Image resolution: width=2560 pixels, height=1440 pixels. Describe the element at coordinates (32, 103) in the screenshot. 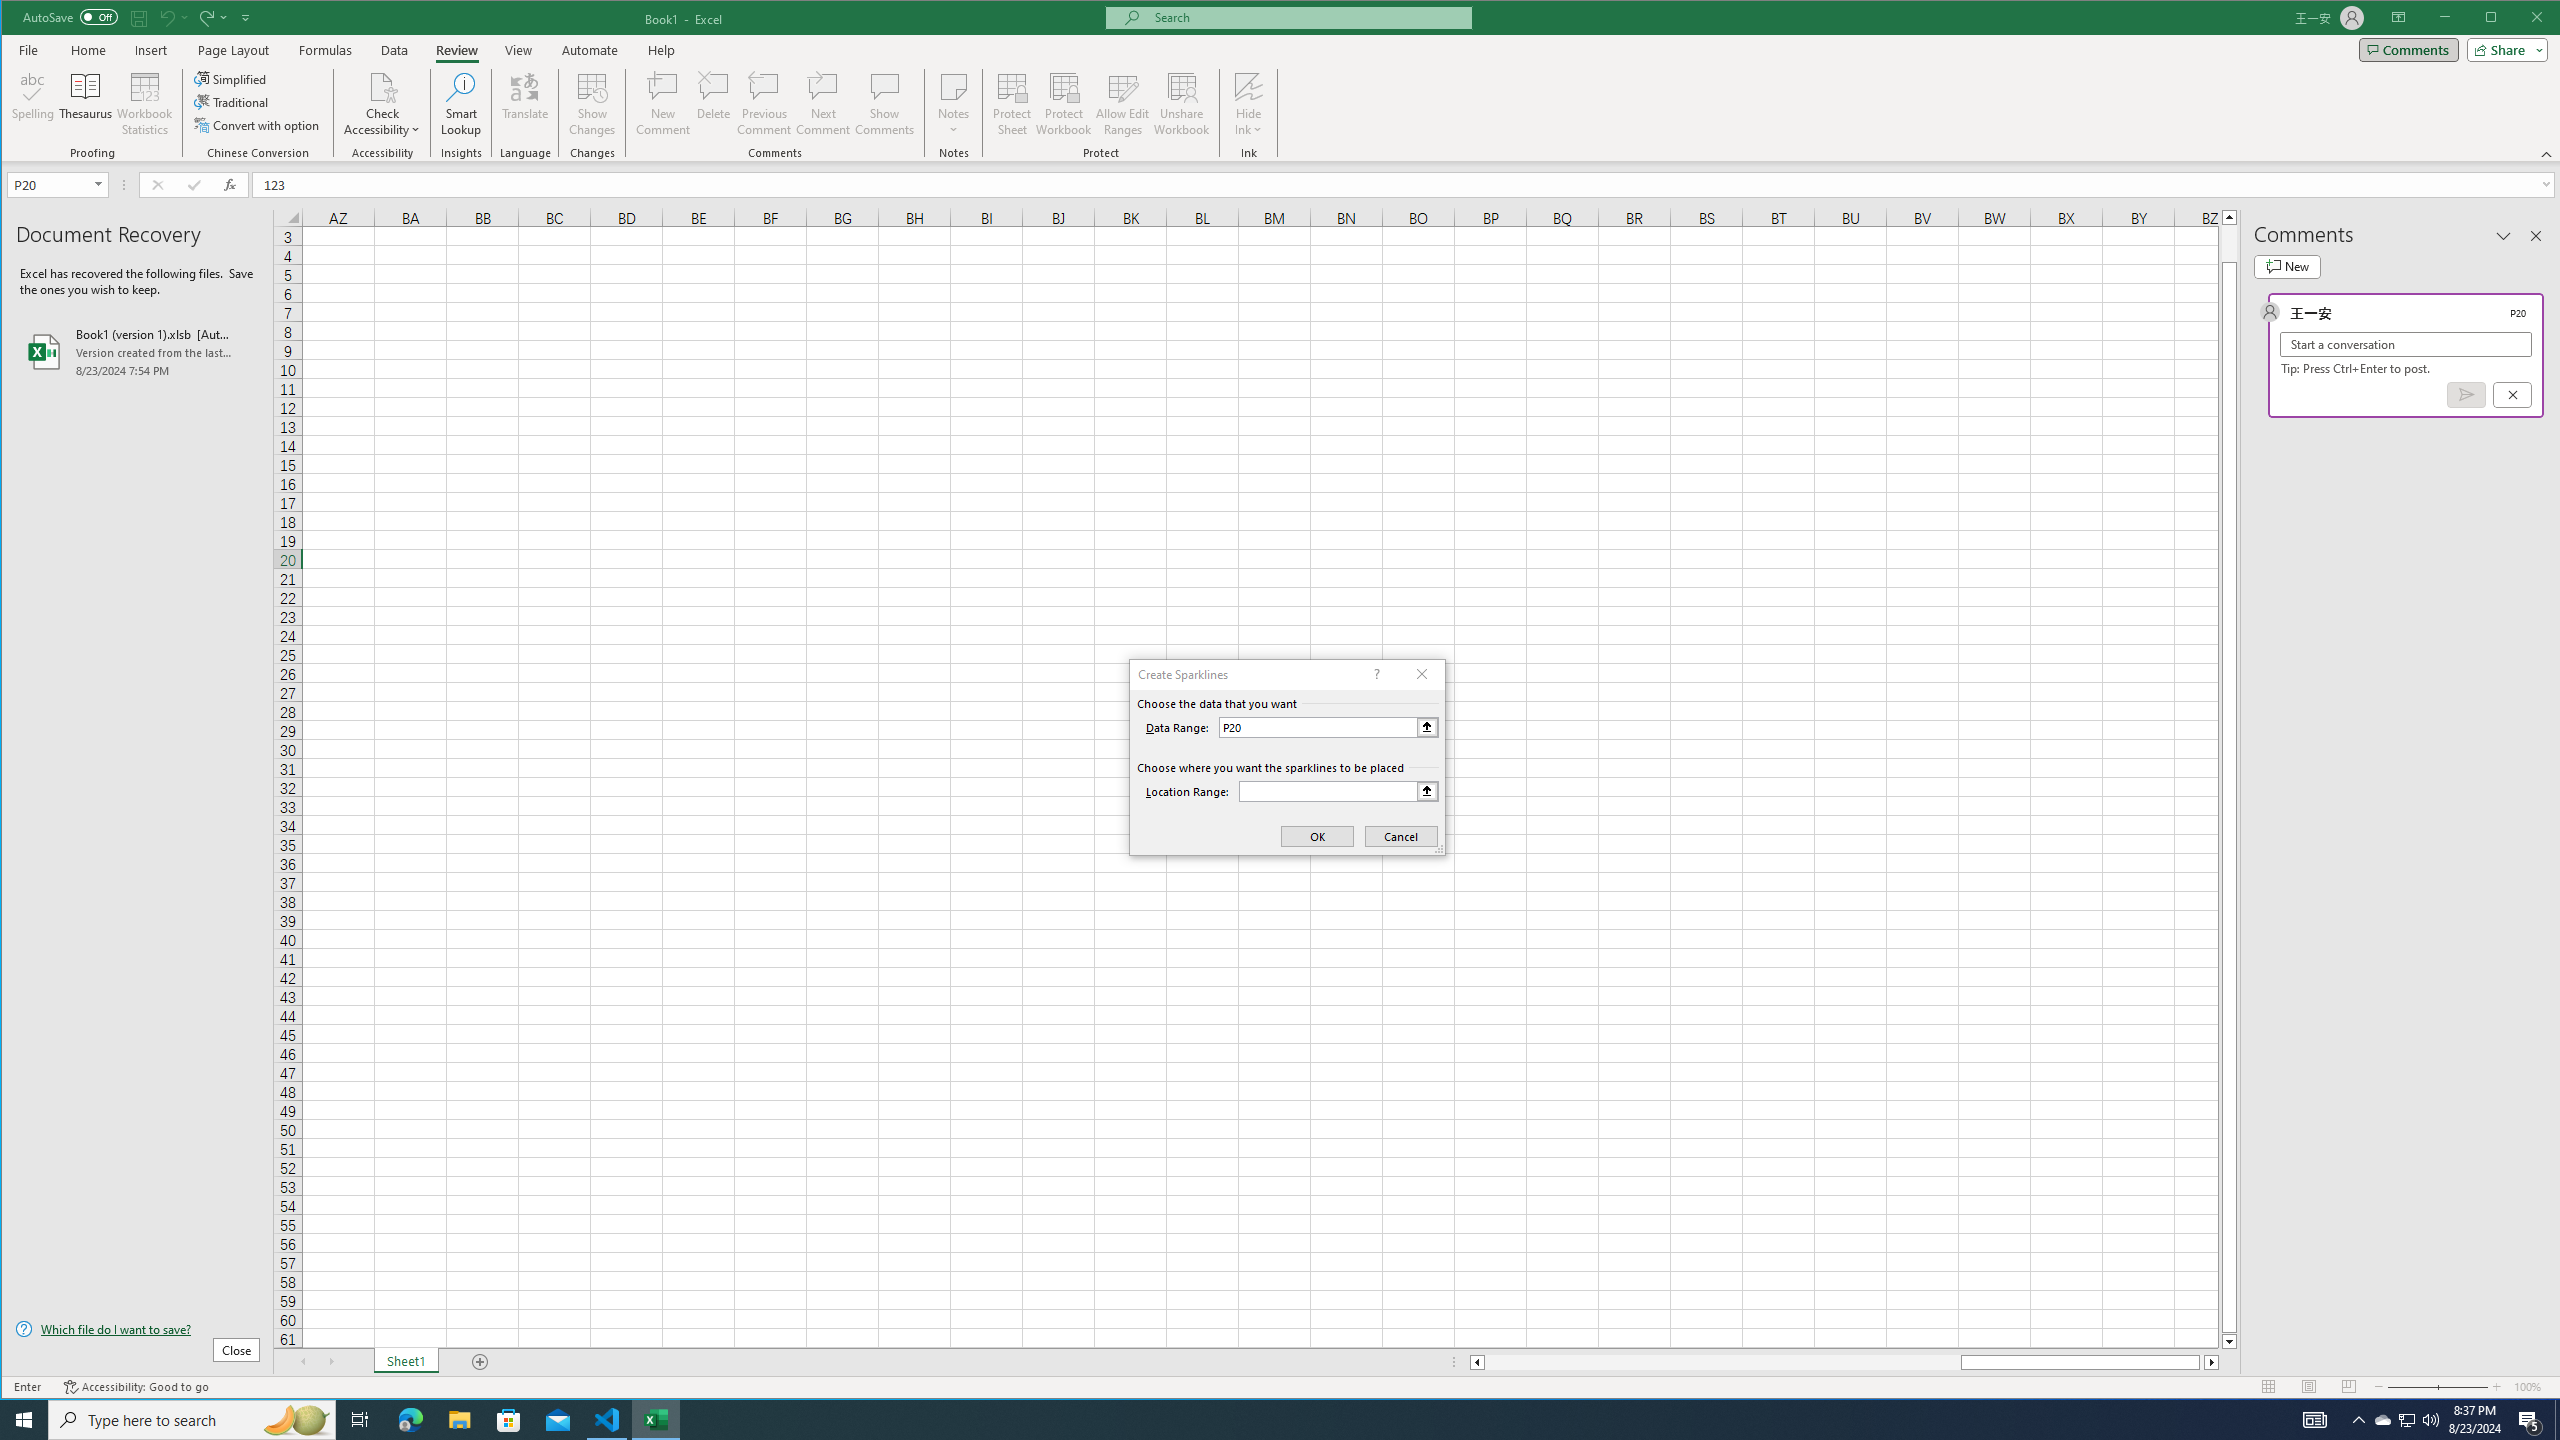

I see `'Spelling...'` at that location.